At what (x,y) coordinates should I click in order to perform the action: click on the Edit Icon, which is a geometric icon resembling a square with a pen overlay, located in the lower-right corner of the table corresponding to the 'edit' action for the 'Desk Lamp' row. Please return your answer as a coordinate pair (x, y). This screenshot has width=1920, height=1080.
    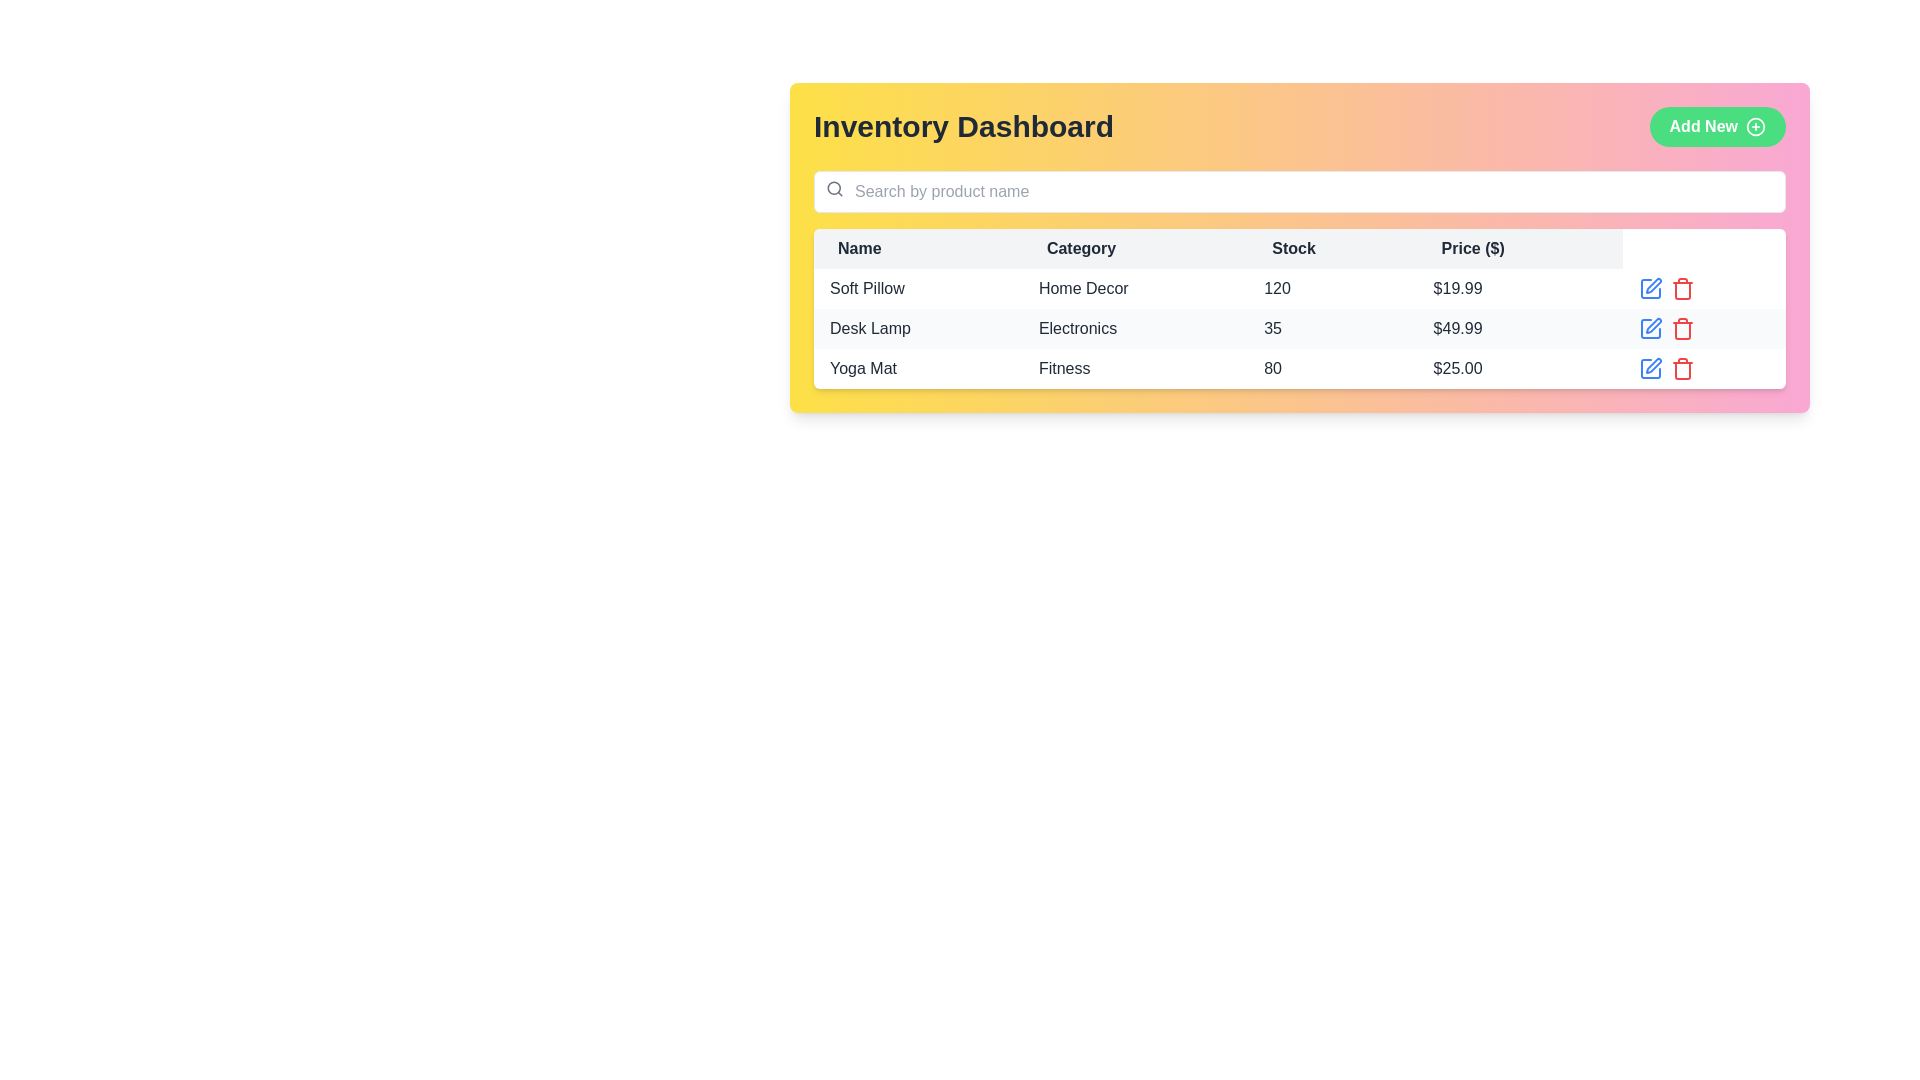
    Looking at the image, I should click on (1651, 289).